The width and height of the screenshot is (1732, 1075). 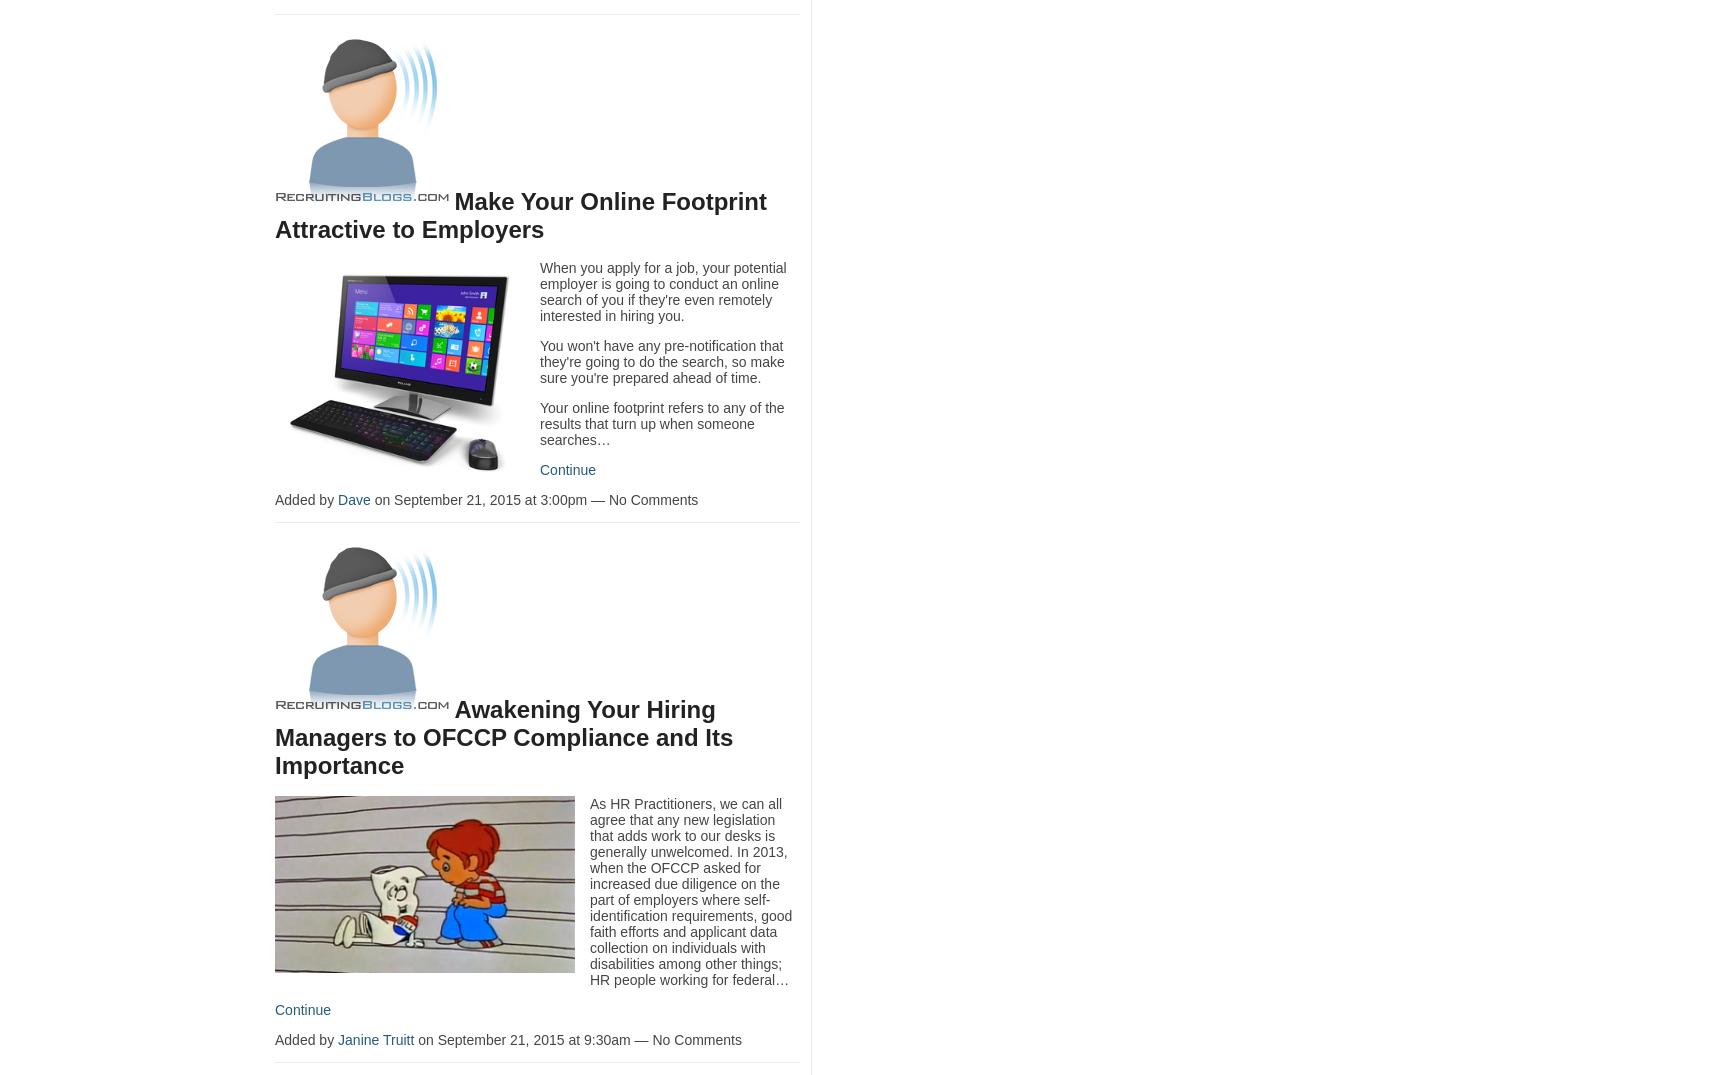 I want to click on 'Awakening Your Hiring Managers to OFCCP Compliance and Its Importance', so click(x=274, y=736).